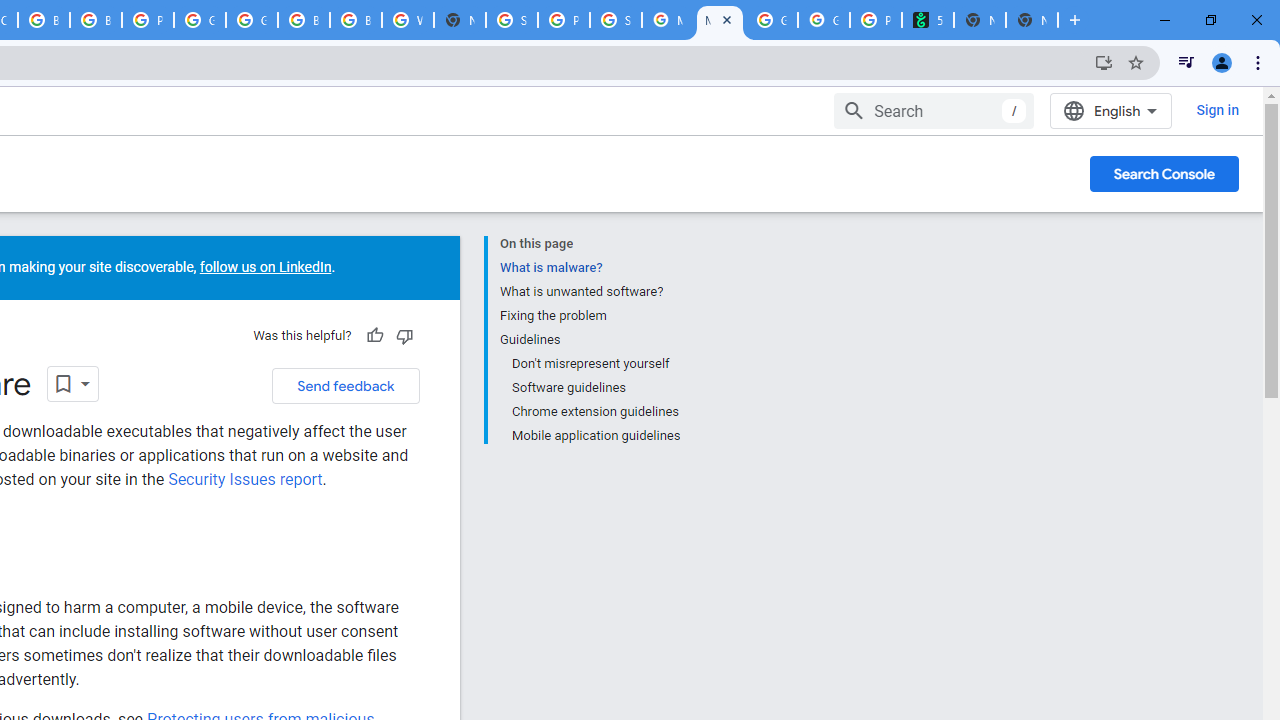 The image size is (1280, 720). What do you see at coordinates (244, 479) in the screenshot?
I see `'Security Issues report'` at bounding box center [244, 479].